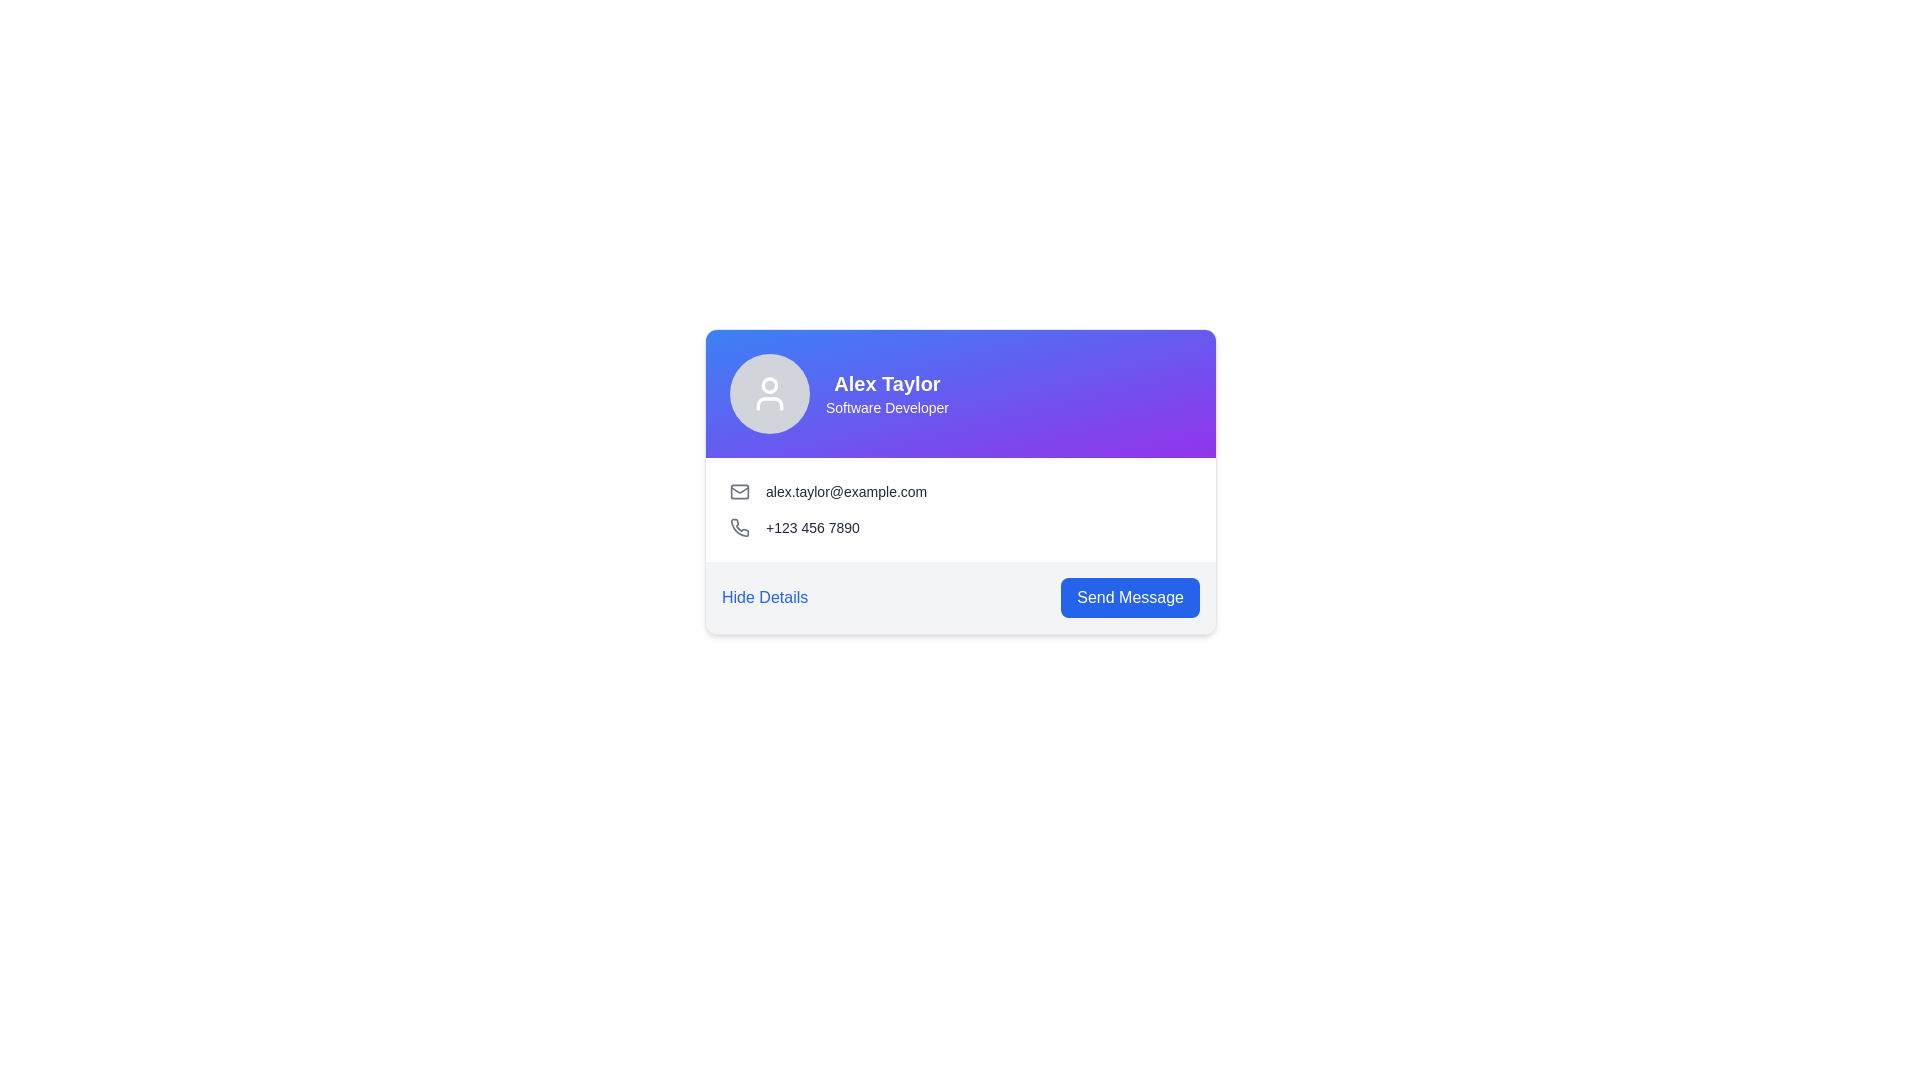 The height and width of the screenshot is (1080, 1920). What do you see at coordinates (738, 527) in the screenshot?
I see `the phone number icon which serves as a symbolic representation of a phone number and is non-interactive, located on the left within a horizontal group of components` at bounding box center [738, 527].